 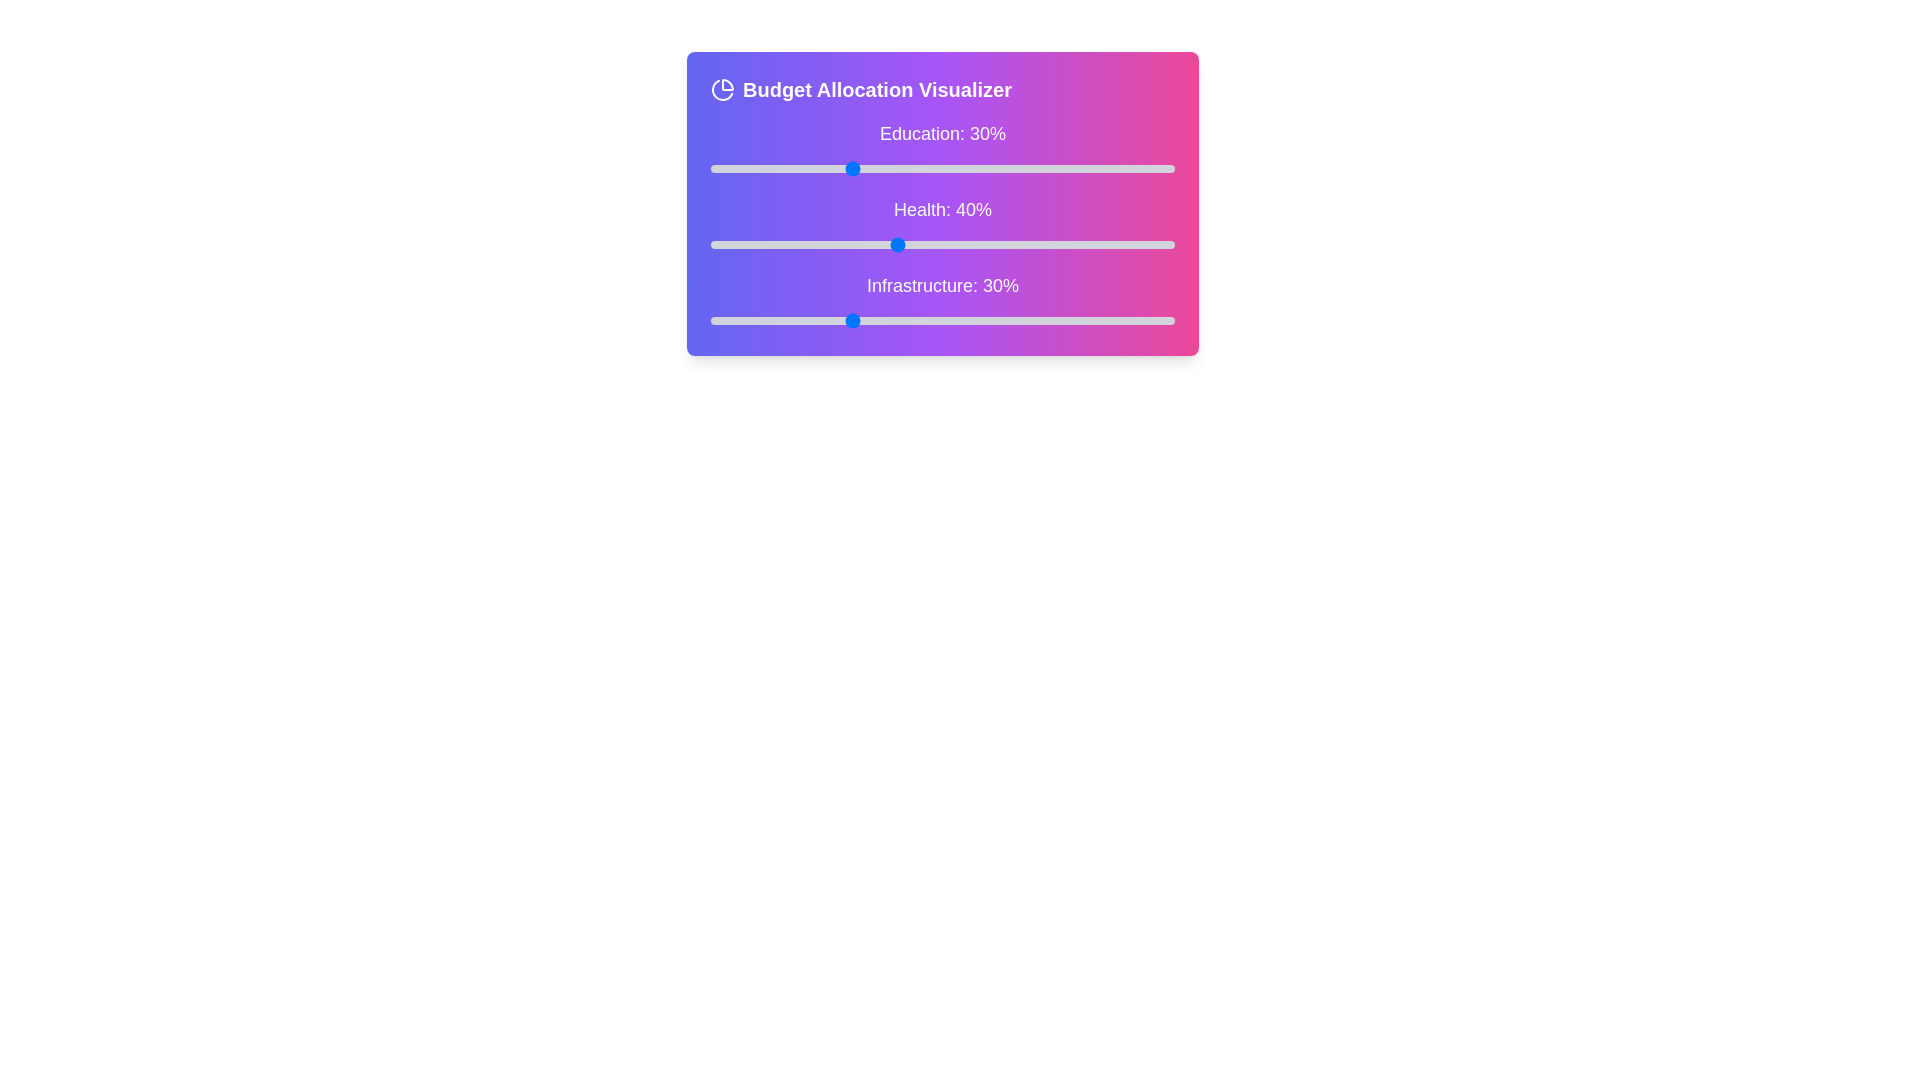 I want to click on the Education budget, so click(x=808, y=168).